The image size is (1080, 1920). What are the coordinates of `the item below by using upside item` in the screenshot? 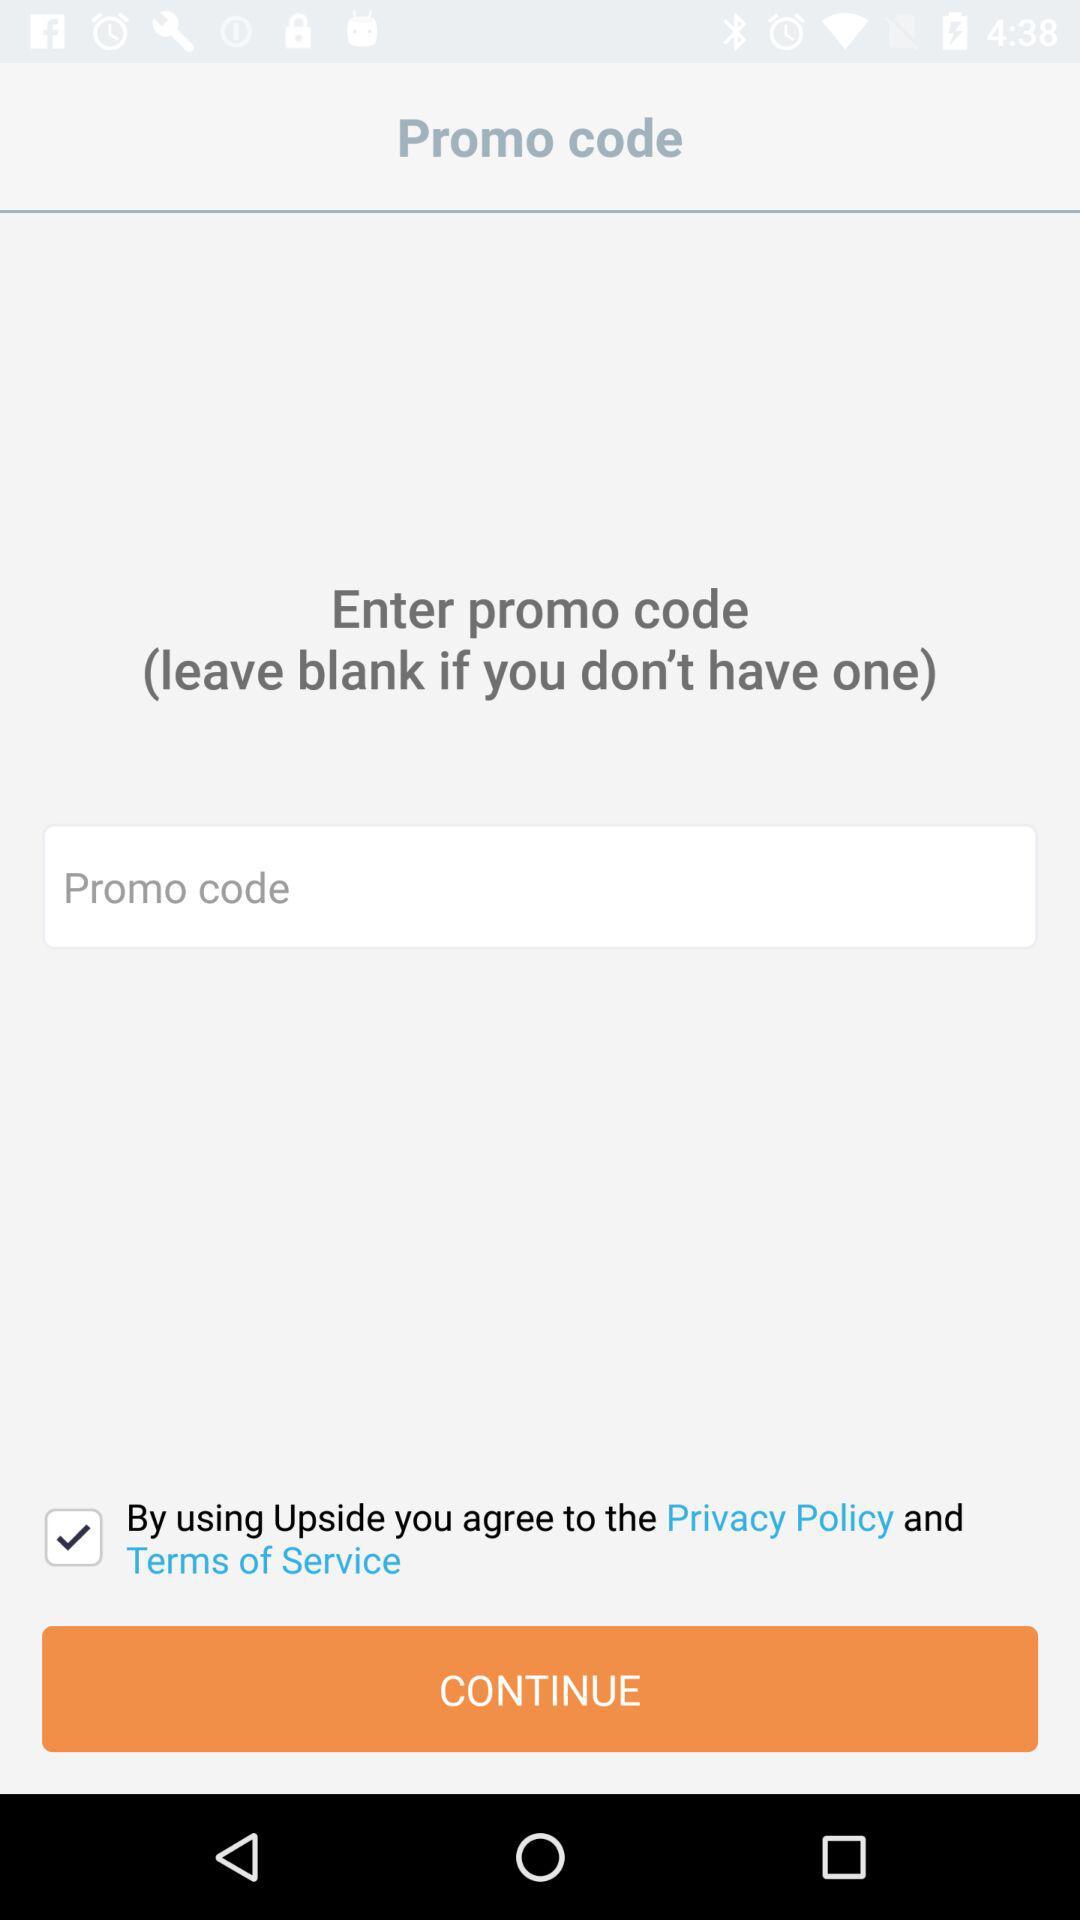 It's located at (540, 1688).